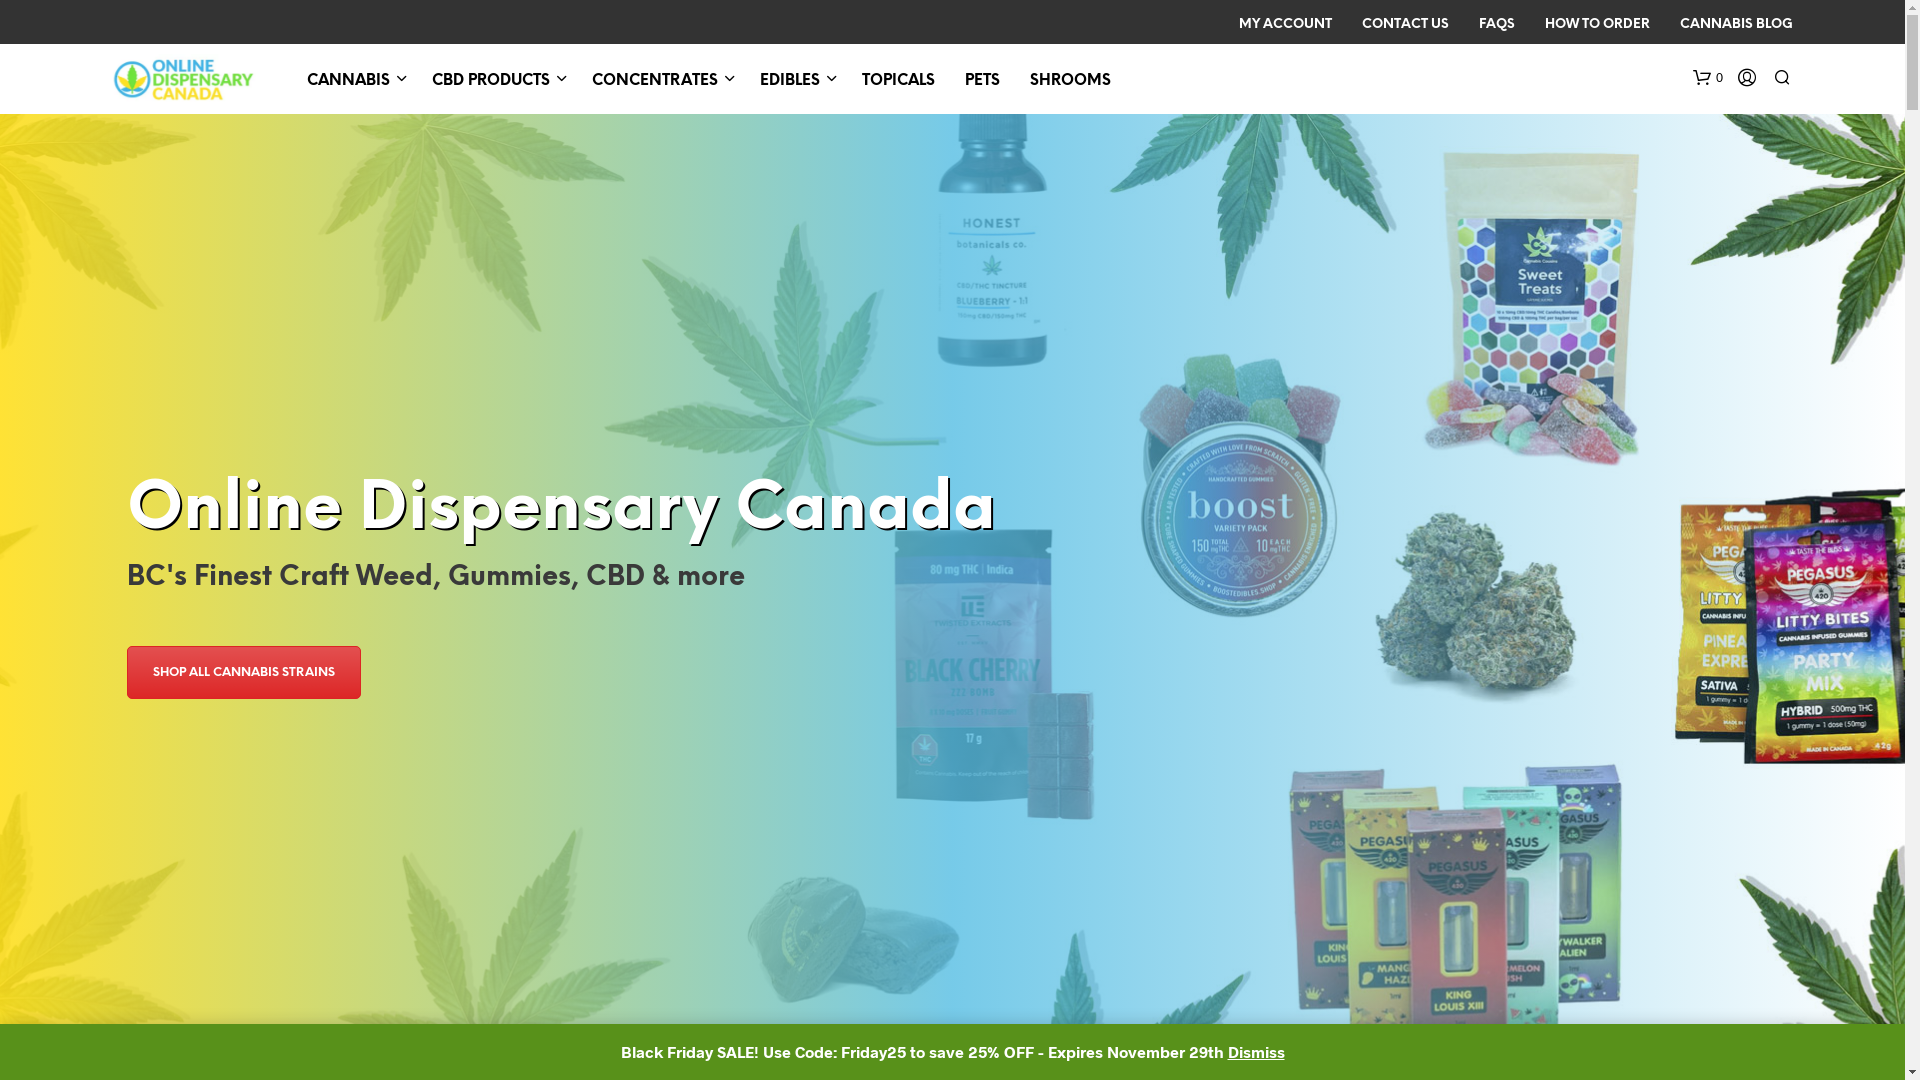  I want to click on 'FAQS', so click(1464, 24).